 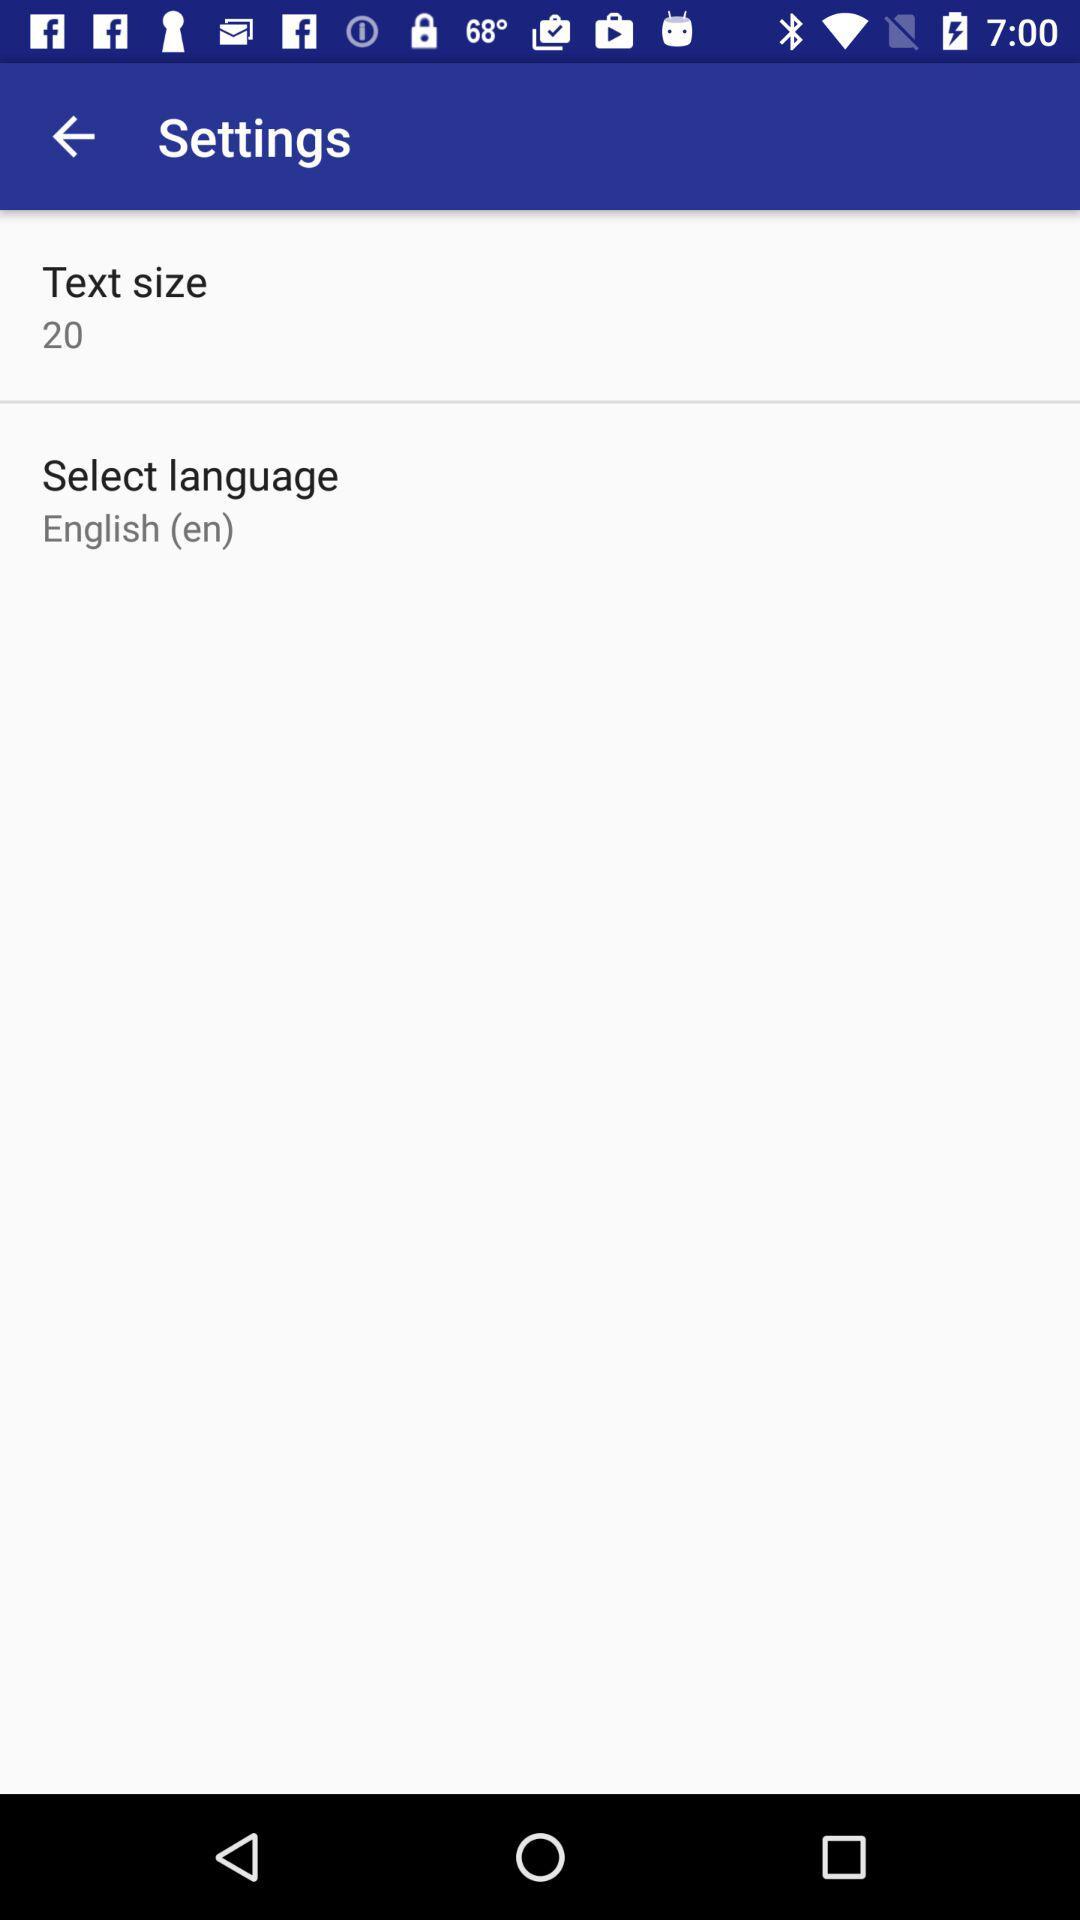 What do you see at coordinates (61, 333) in the screenshot?
I see `icon below the text size` at bounding box center [61, 333].